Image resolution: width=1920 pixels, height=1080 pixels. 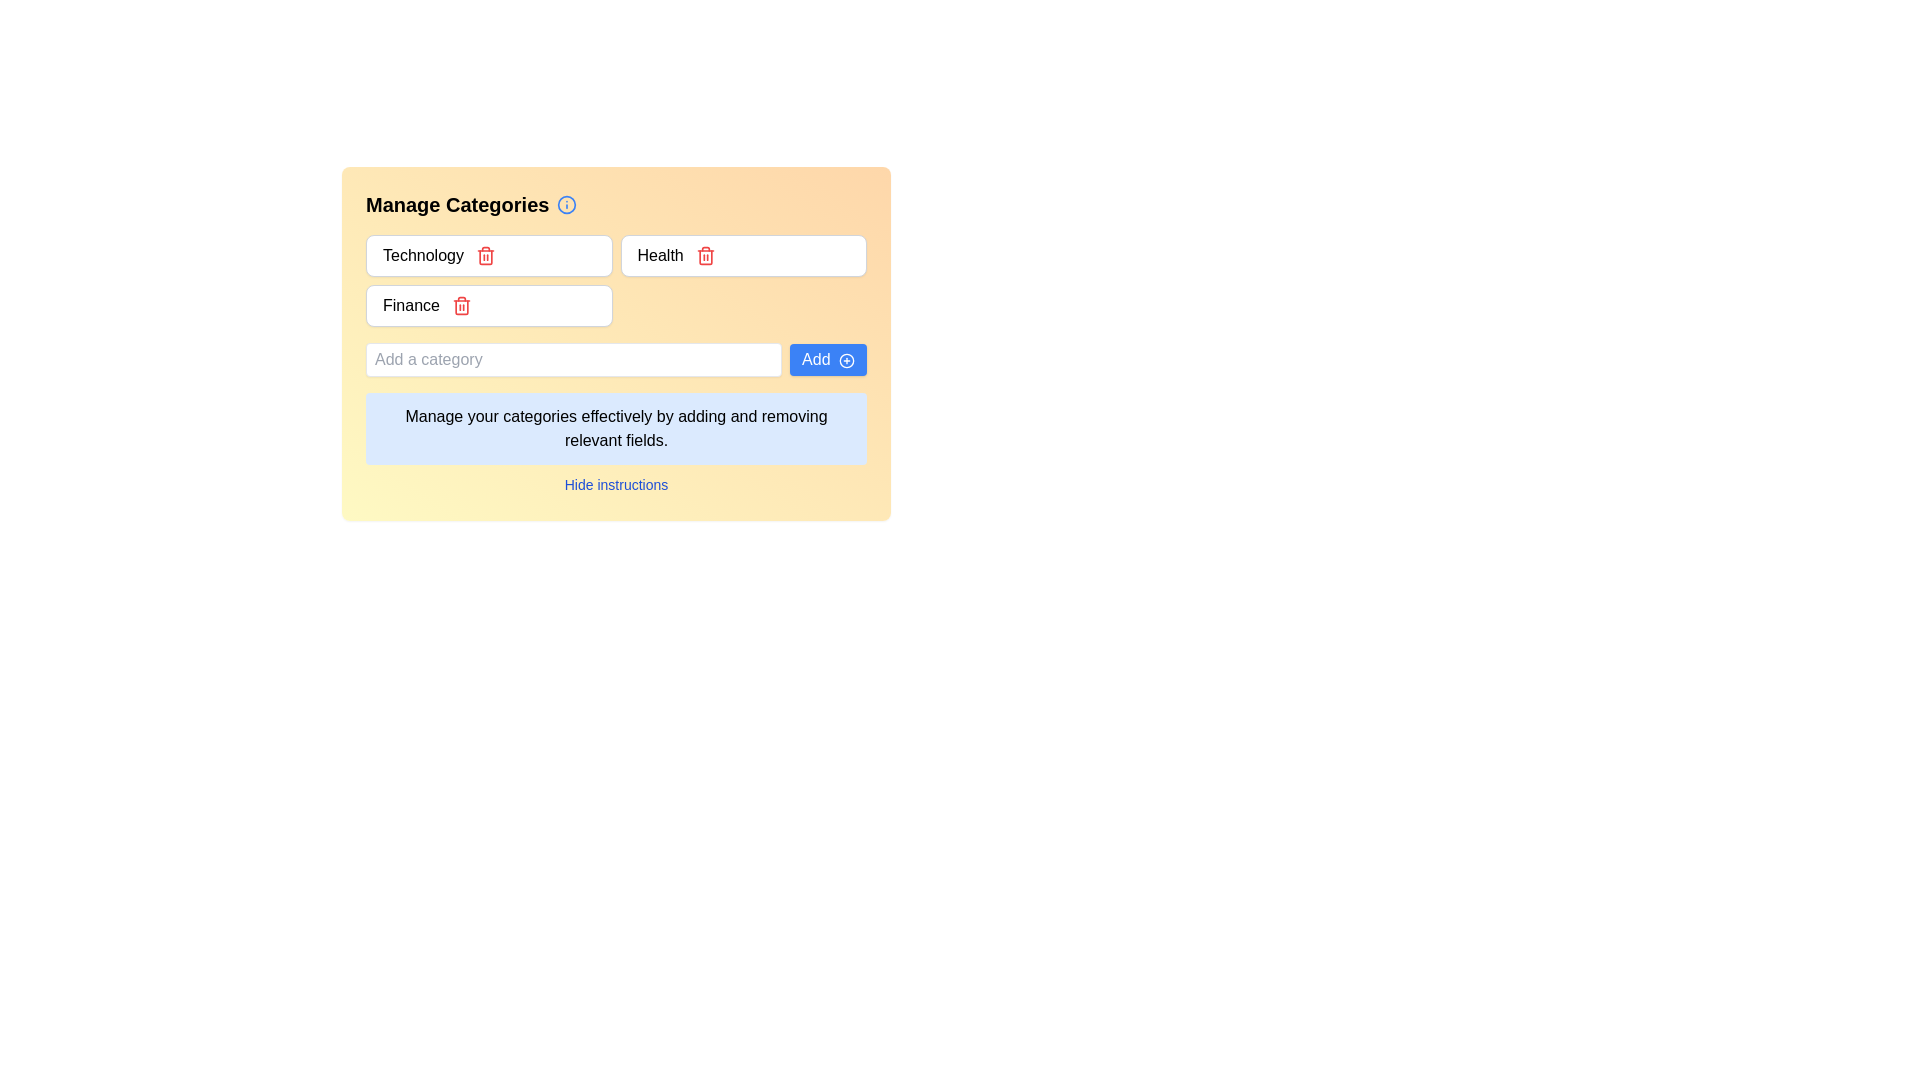 What do you see at coordinates (705, 254) in the screenshot?
I see `the delete icon button located to the right of the input field labeled 'Health'` at bounding box center [705, 254].